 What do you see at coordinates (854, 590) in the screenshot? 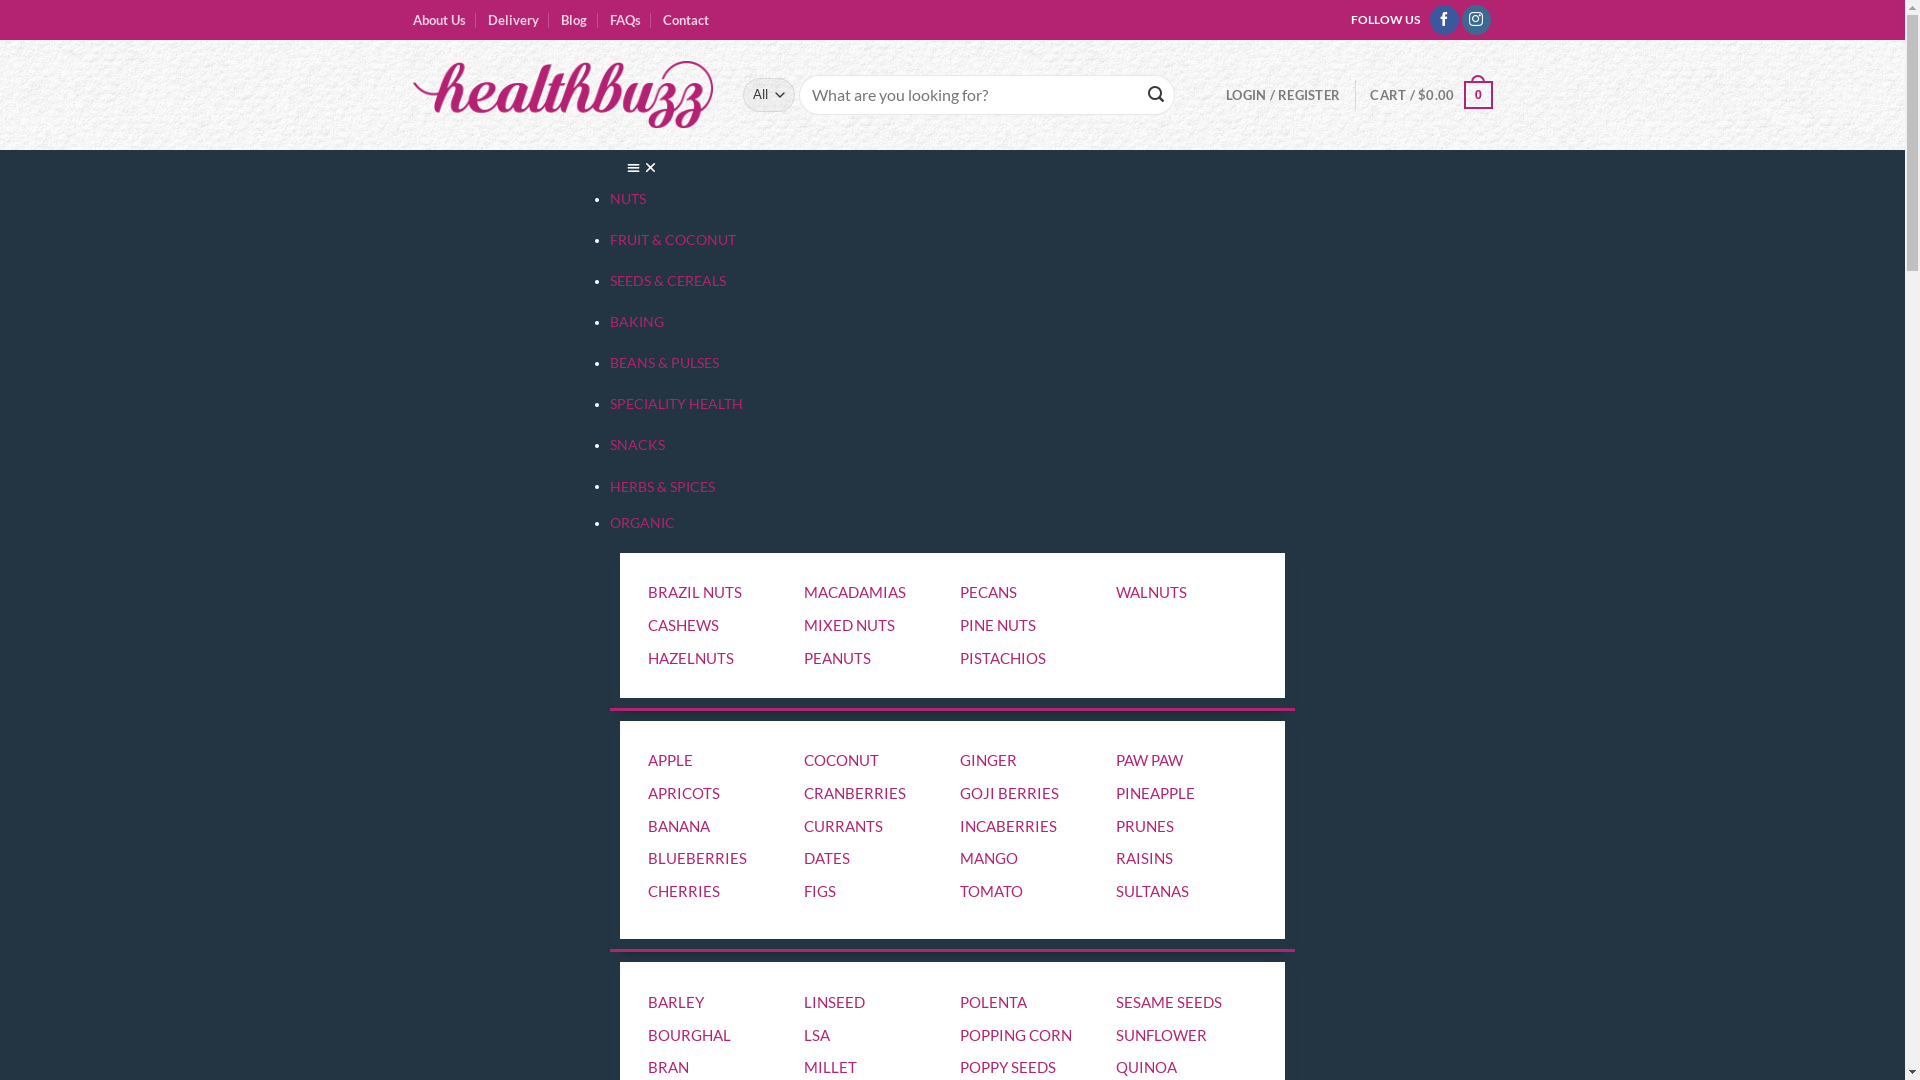
I see `'MACADAMIAS'` at bounding box center [854, 590].